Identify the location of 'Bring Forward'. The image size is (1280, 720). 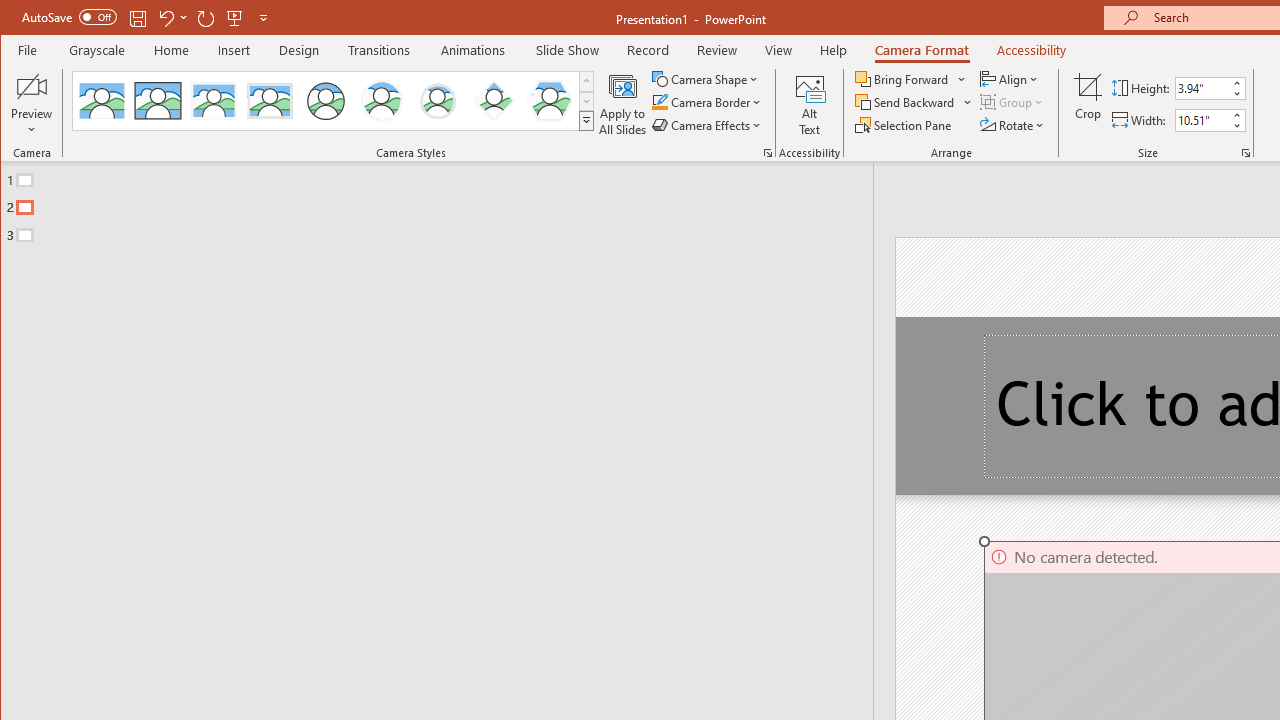
(902, 78).